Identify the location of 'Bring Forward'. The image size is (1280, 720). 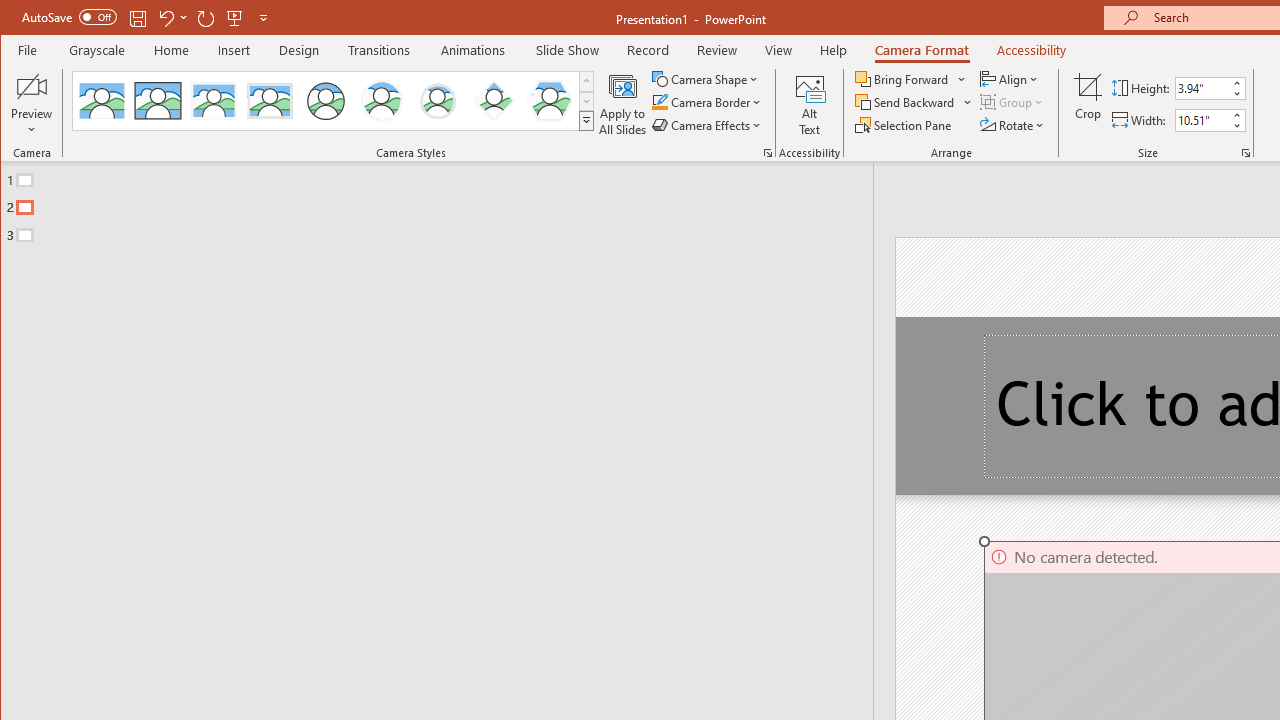
(902, 78).